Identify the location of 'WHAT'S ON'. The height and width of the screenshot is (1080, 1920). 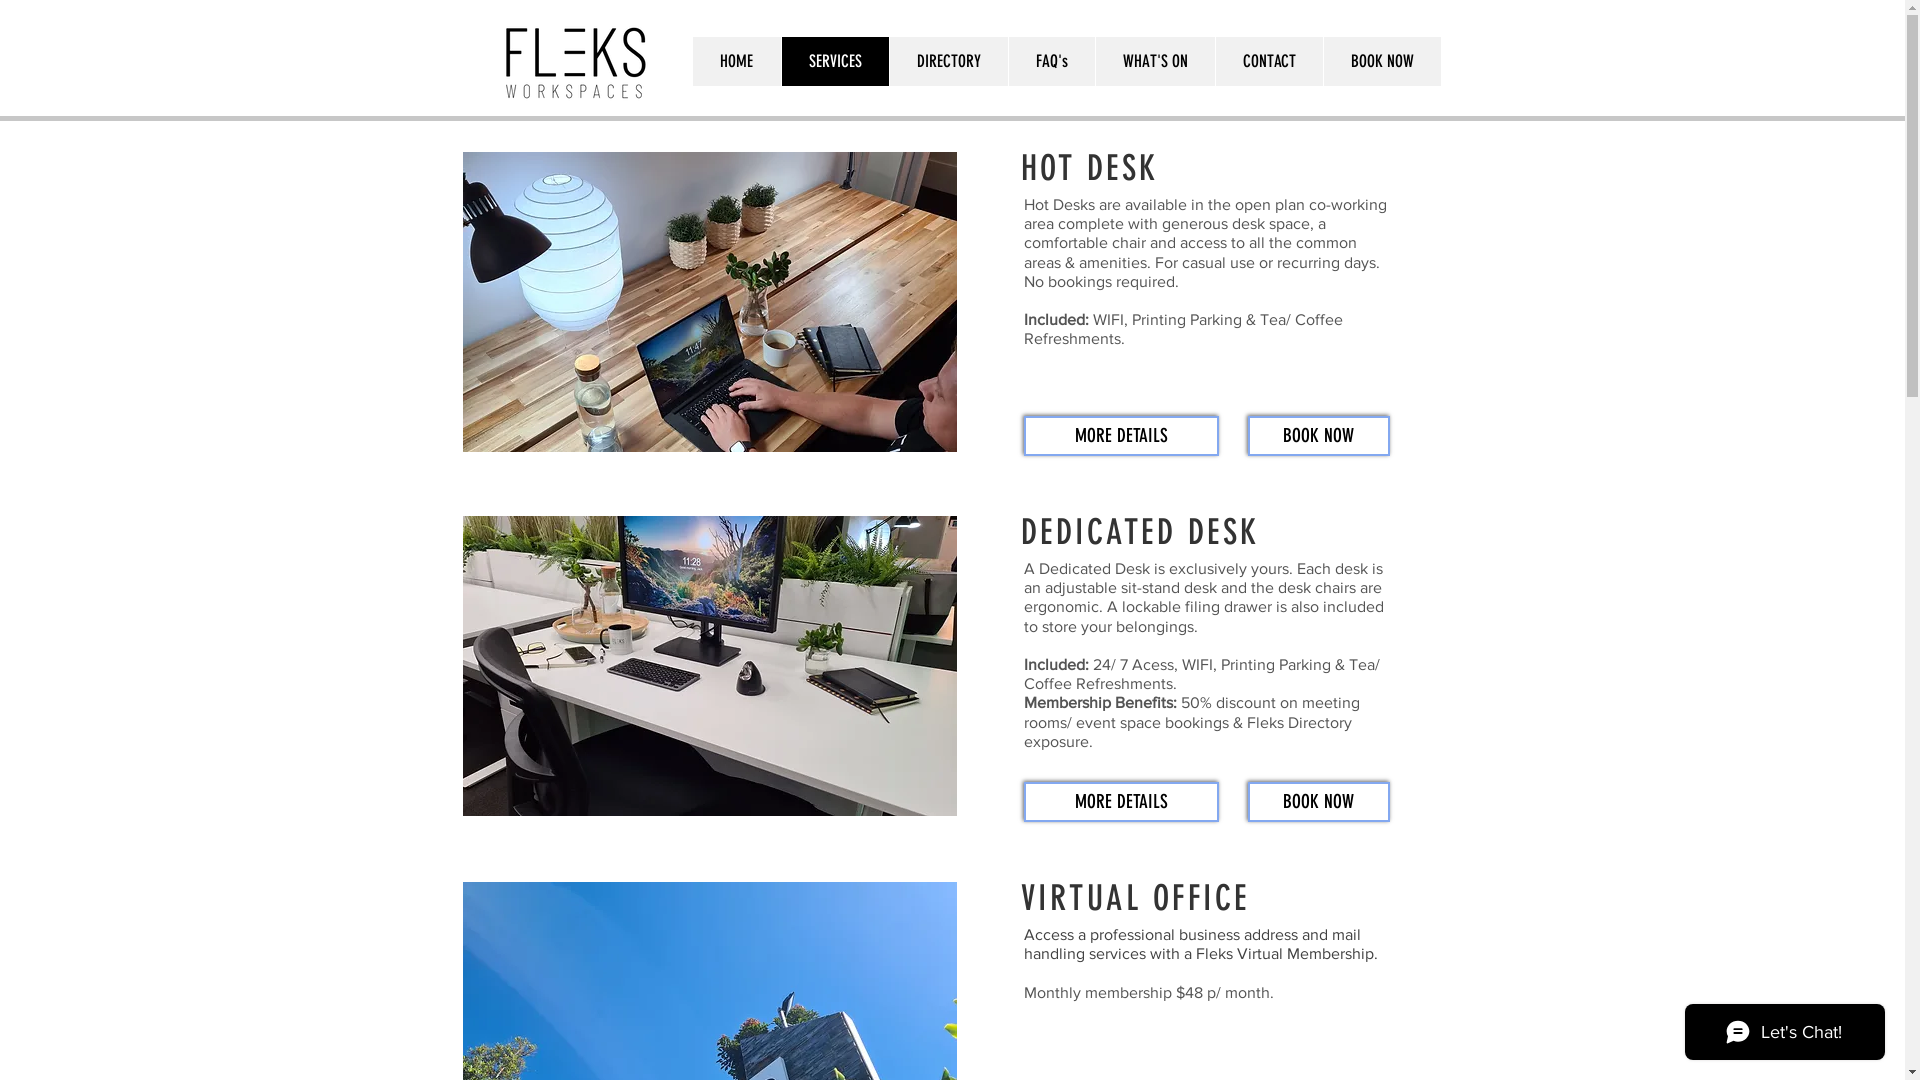
(1153, 60).